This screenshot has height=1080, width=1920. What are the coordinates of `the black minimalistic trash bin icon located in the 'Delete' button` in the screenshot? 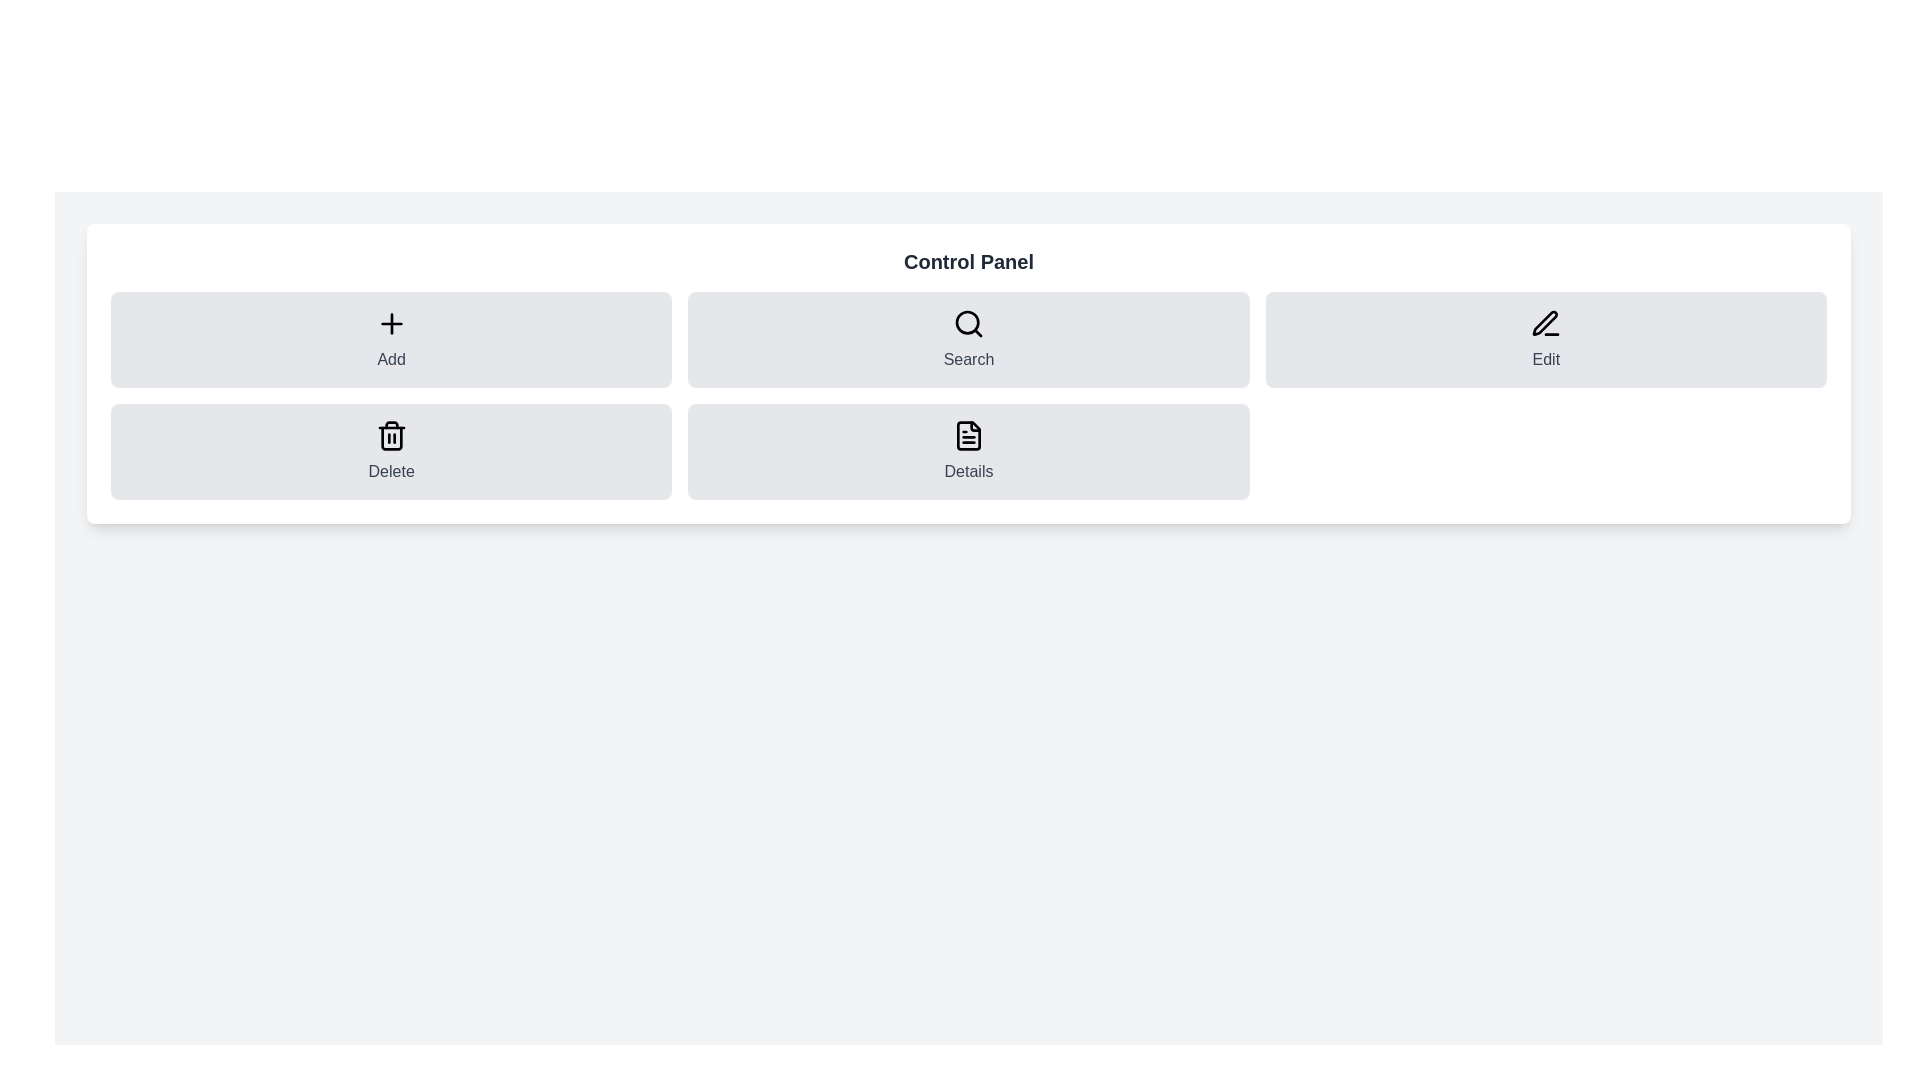 It's located at (391, 434).